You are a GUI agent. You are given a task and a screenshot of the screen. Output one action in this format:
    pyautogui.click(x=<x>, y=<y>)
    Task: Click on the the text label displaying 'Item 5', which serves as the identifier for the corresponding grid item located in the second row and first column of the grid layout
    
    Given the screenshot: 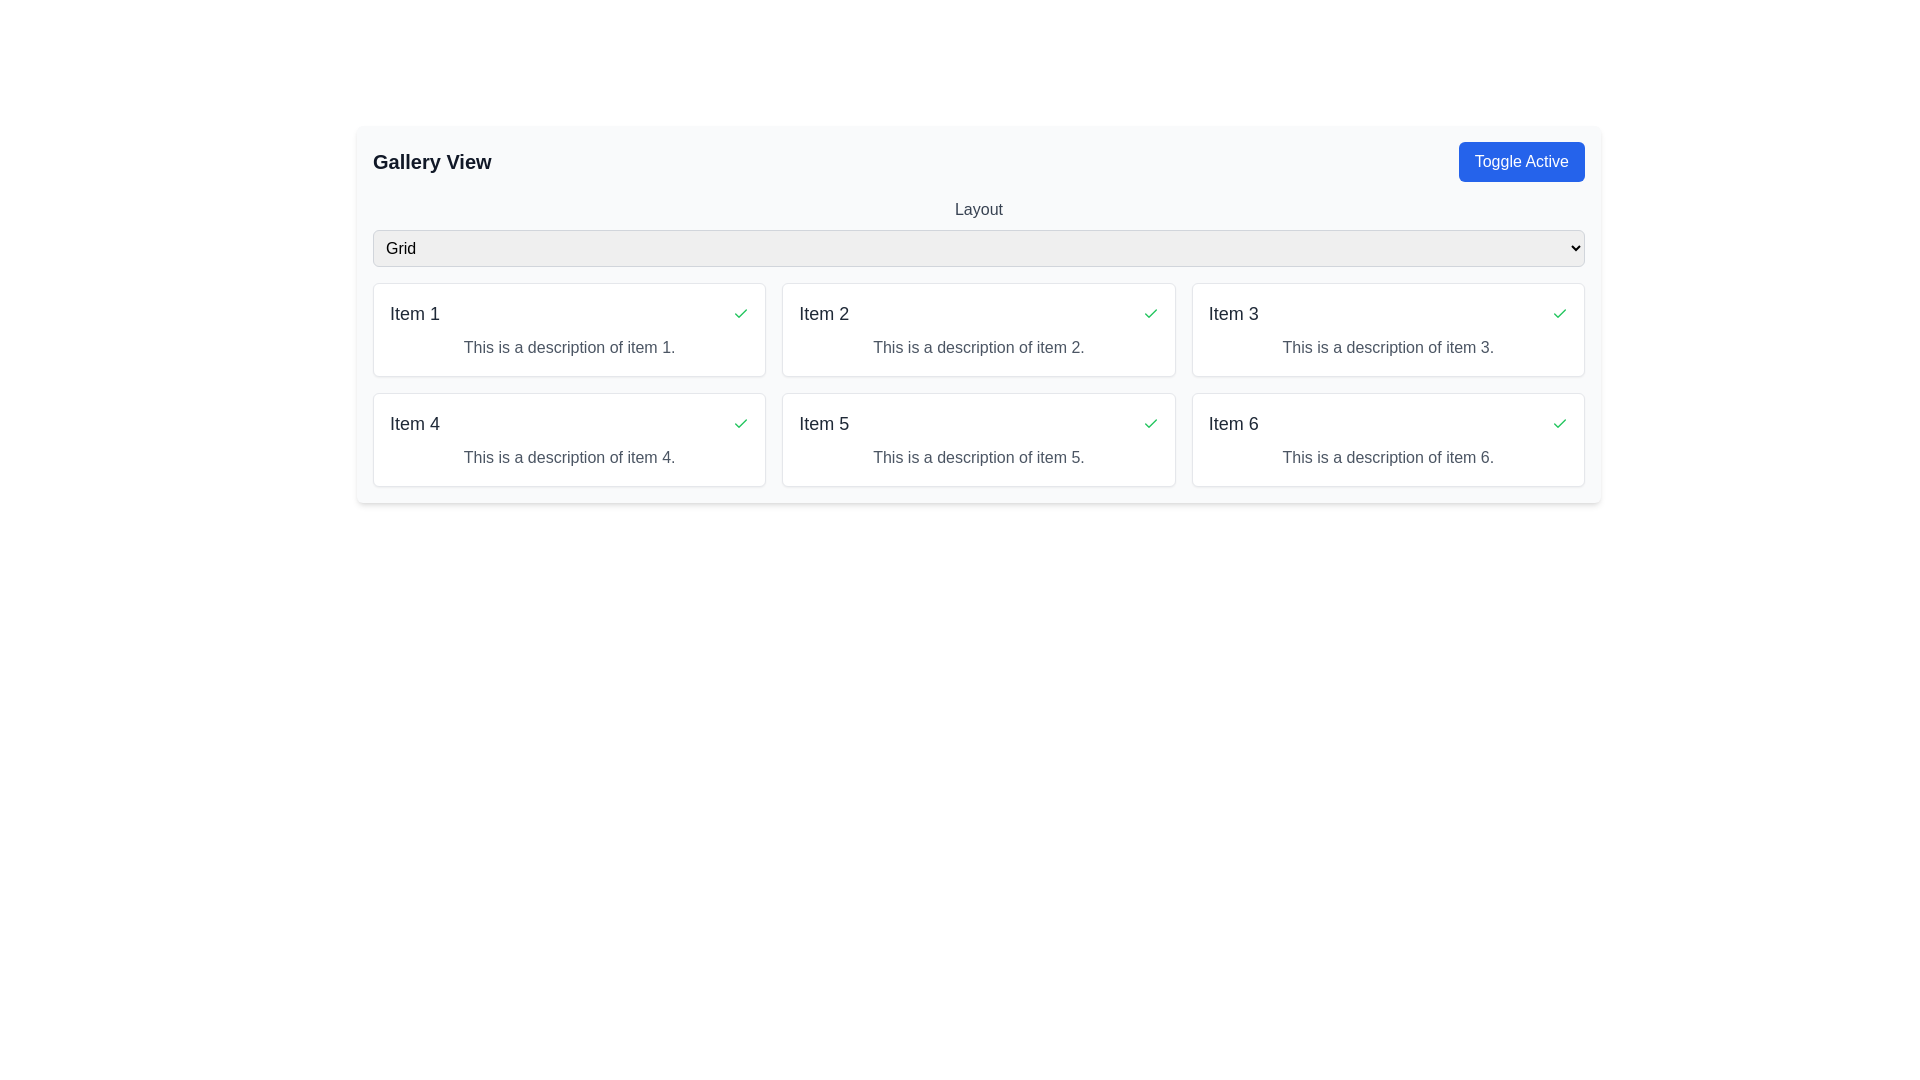 What is the action you would take?
    pyautogui.click(x=824, y=423)
    